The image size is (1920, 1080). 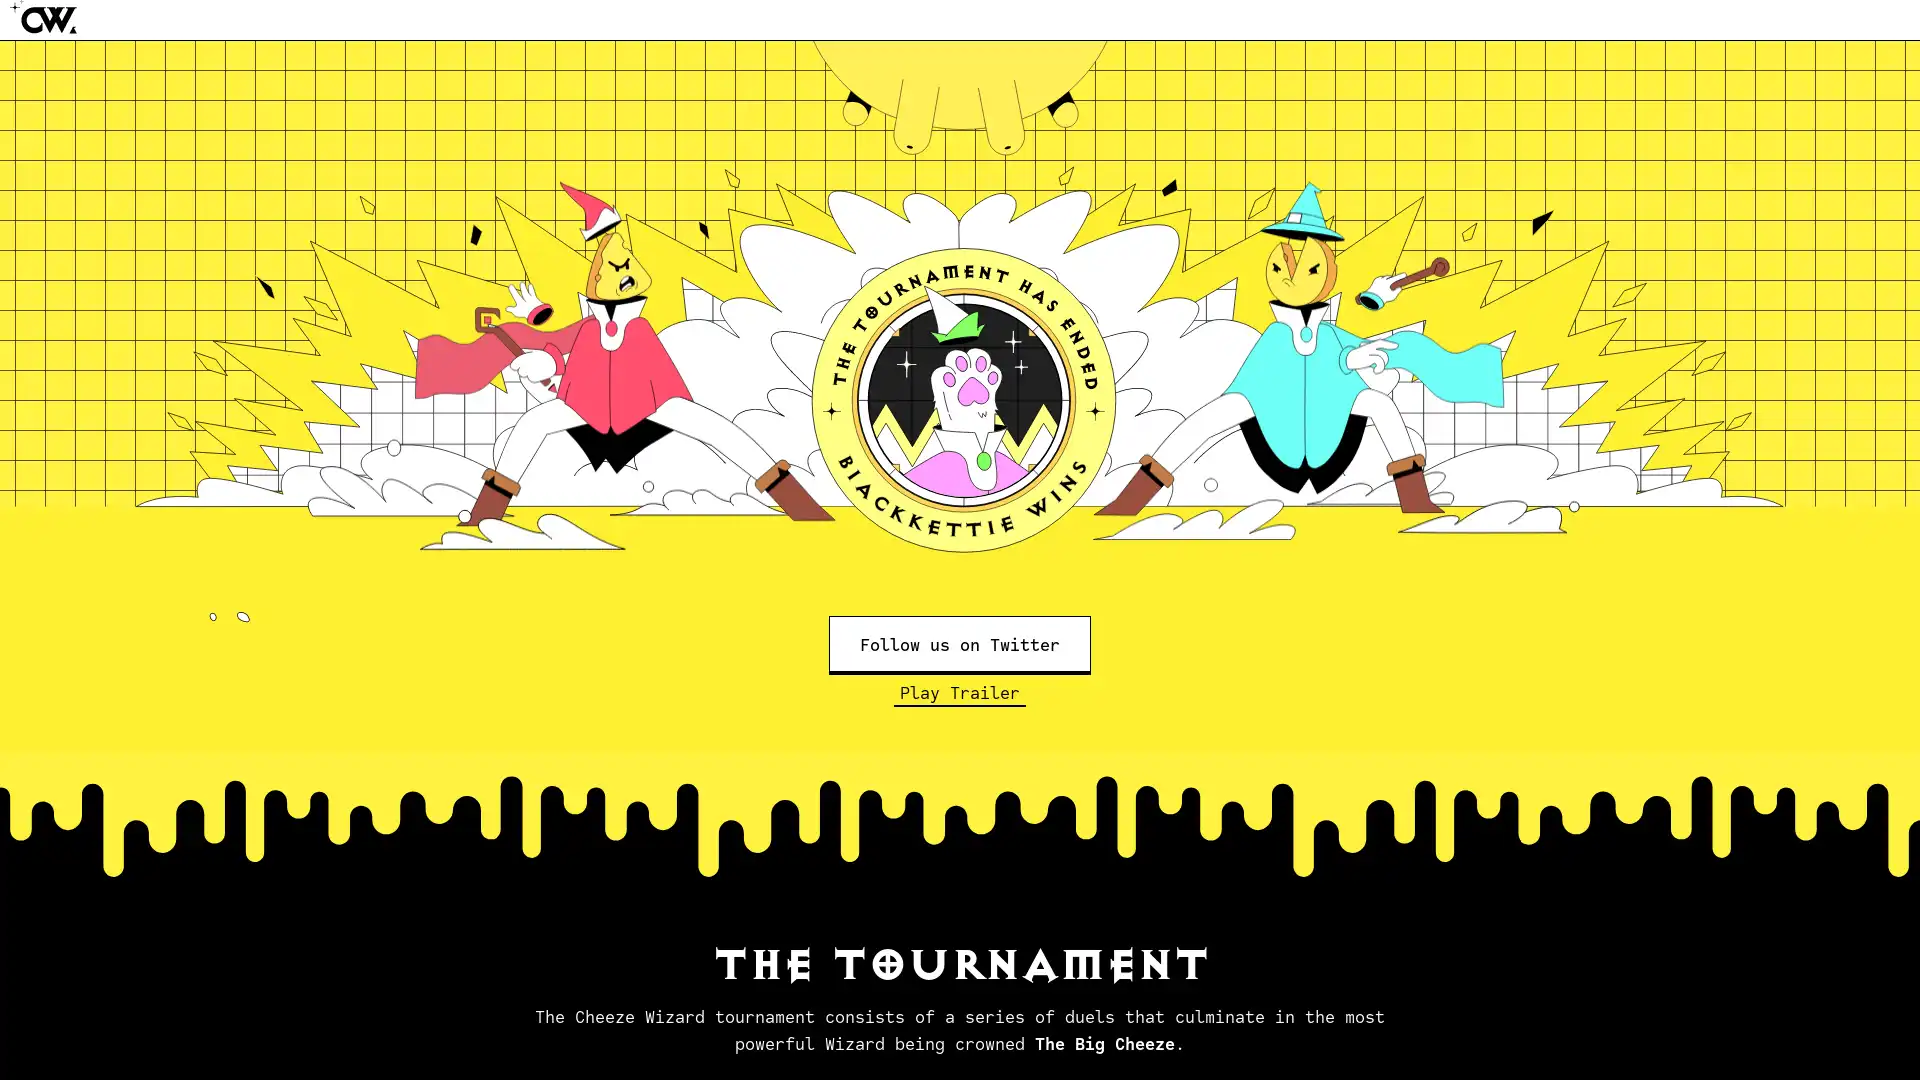 What do you see at coordinates (960, 693) in the screenshot?
I see `Play Trailer` at bounding box center [960, 693].